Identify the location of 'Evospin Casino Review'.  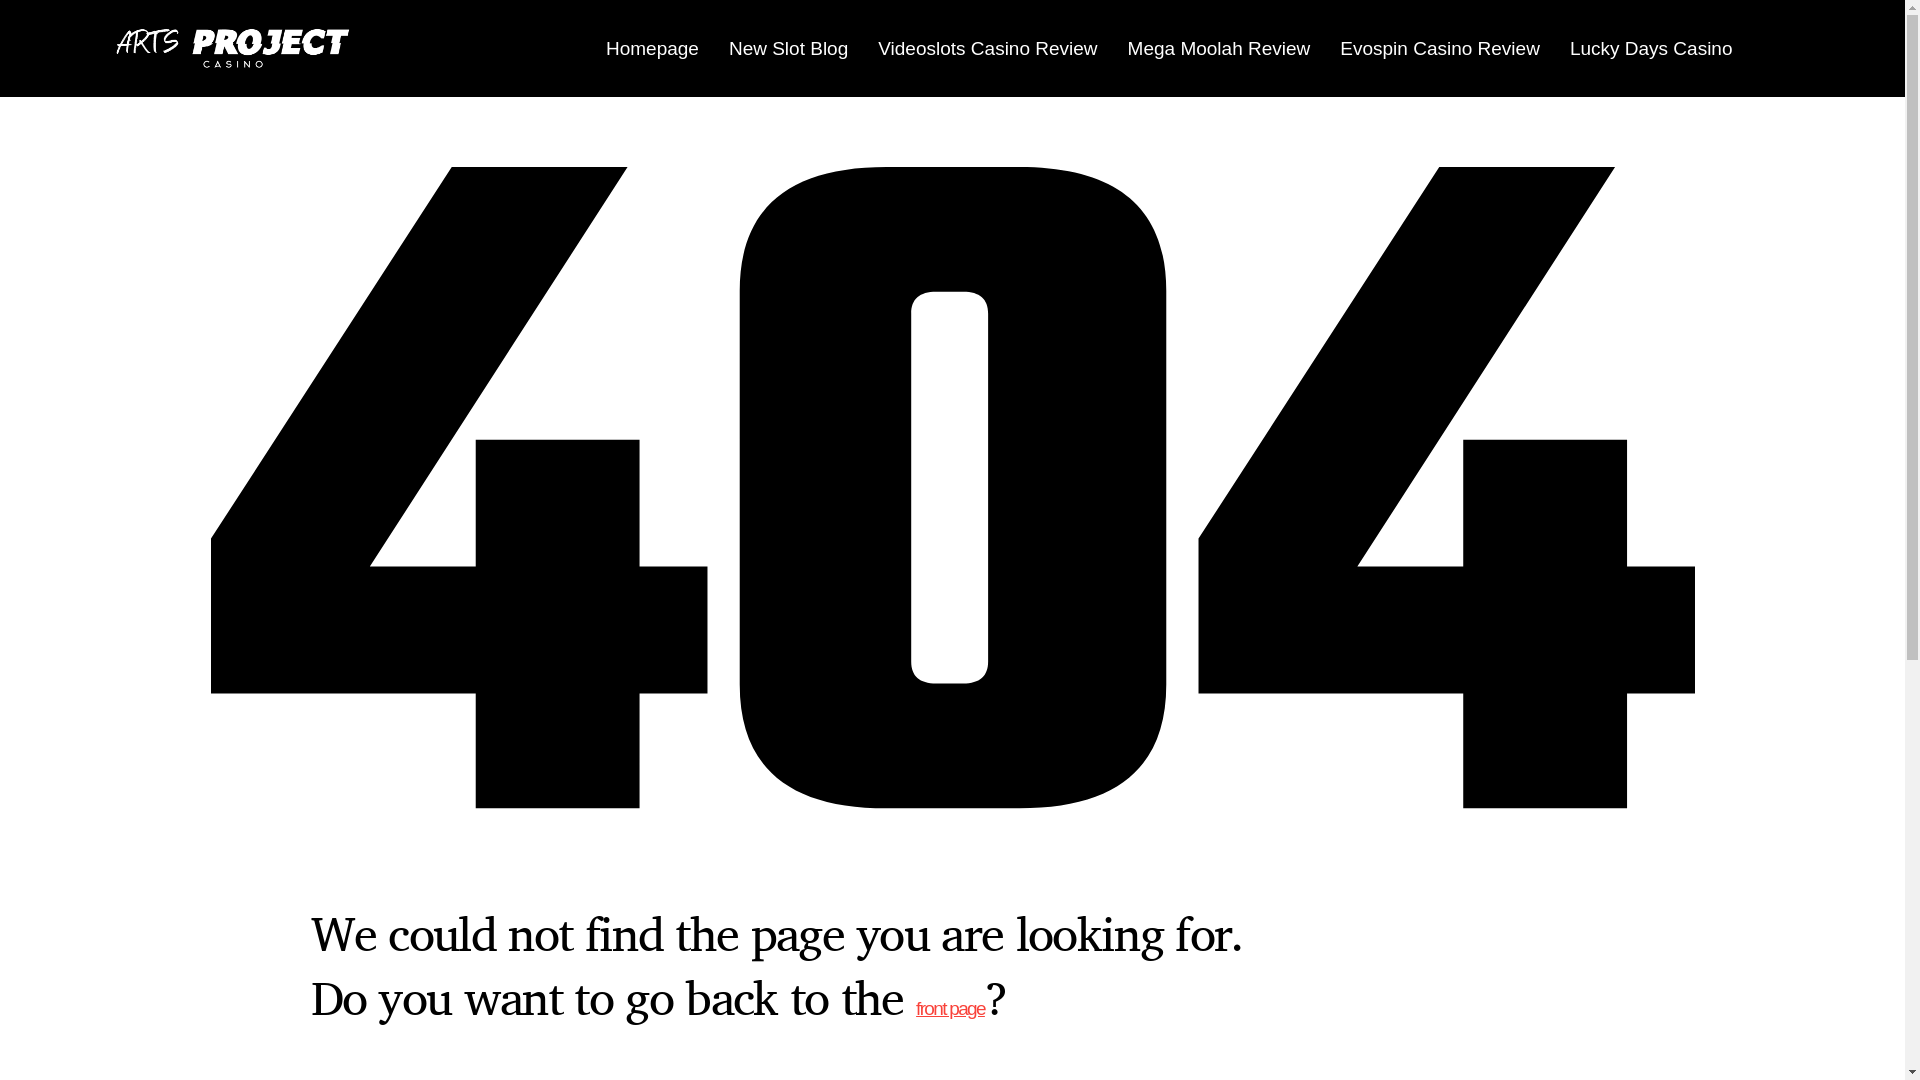
(1440, 46).